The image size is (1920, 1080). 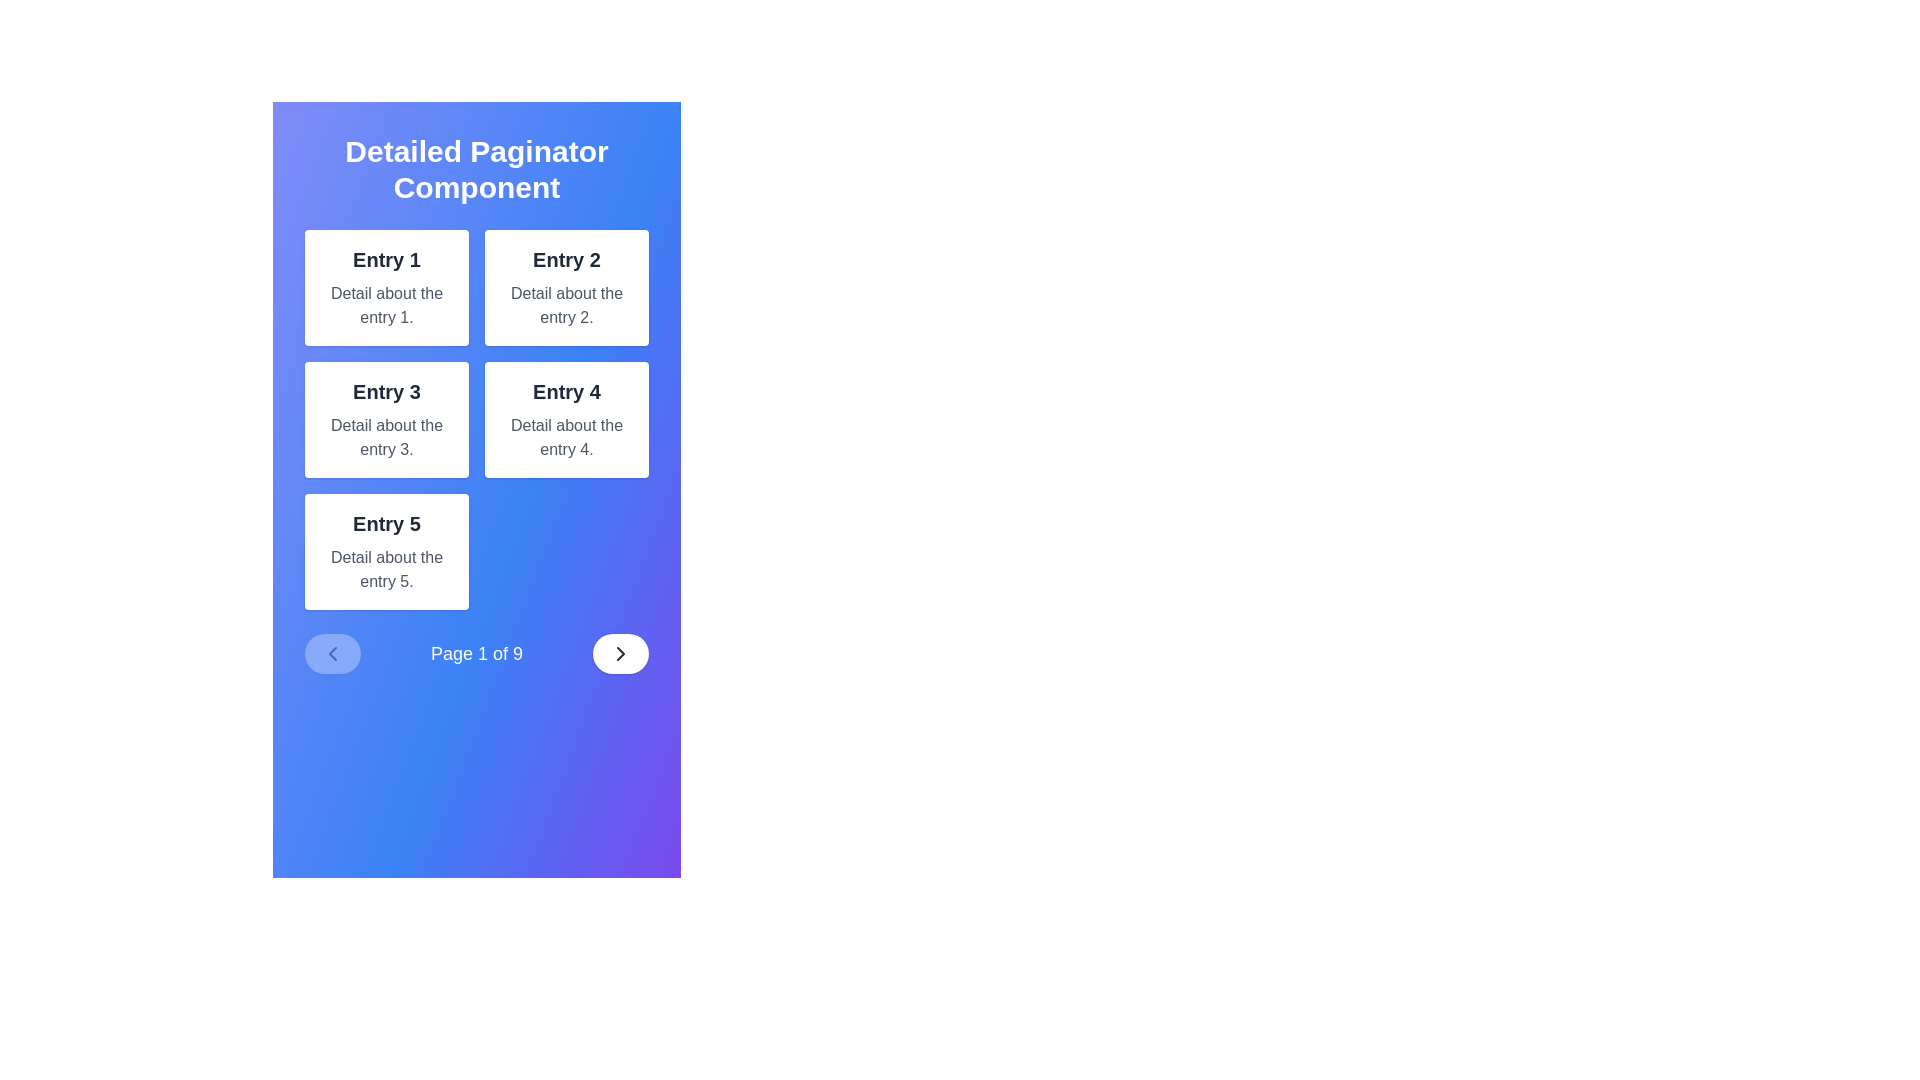 What do you see at coordinates (387, 392) in the screenshot?
I see `the text label displaying 'Entry 3', which is styled in a larger, bold font and is located in the second row, first column of a grid layout` at bounding box center [387, 392].